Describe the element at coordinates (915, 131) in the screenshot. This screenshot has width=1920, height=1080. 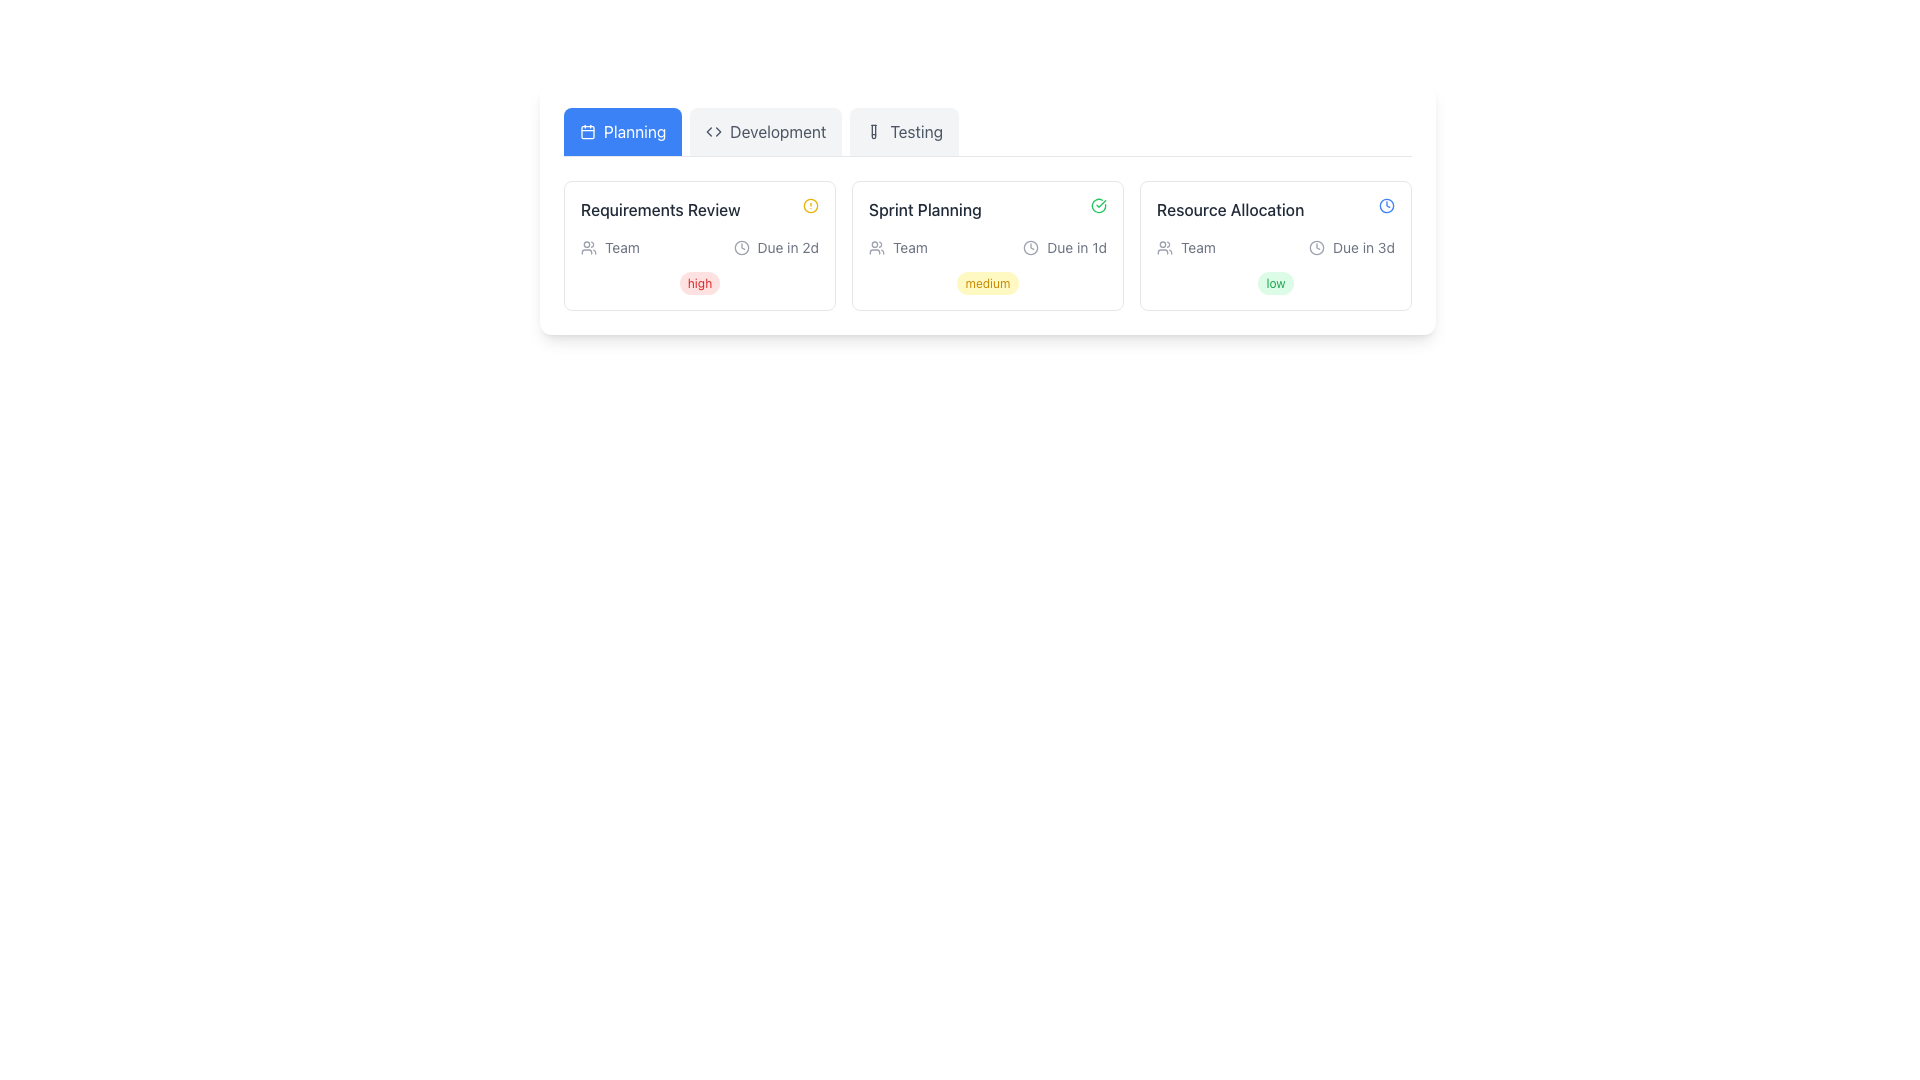
I see `the text label that reads 'Testing' to trigger the tooltip or highlight effect` at that location.